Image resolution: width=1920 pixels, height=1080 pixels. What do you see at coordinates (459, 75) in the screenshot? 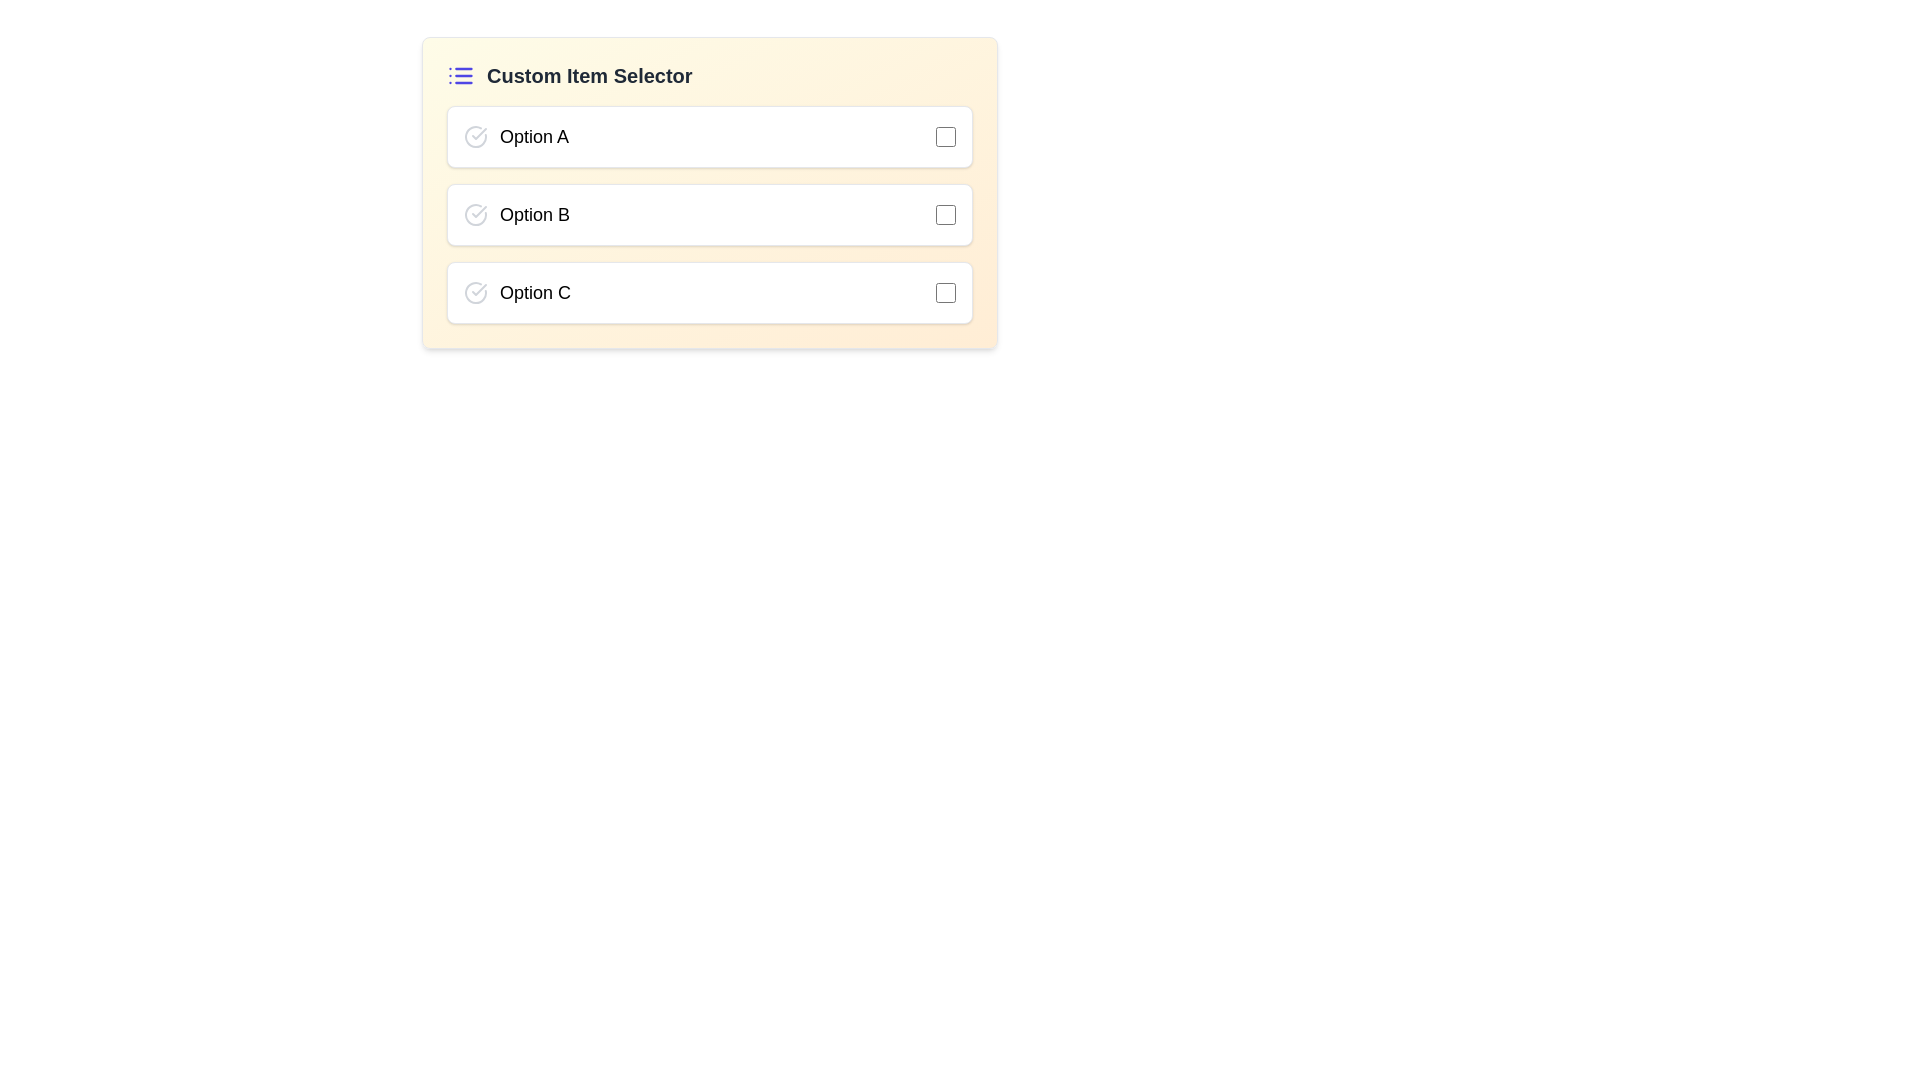
I see `the visual state of the Icon that denotes the 'Custom Item Selector' section, located at the top-left corner of the section, to the immediate left of the text label` at bounding box center [459, 75].